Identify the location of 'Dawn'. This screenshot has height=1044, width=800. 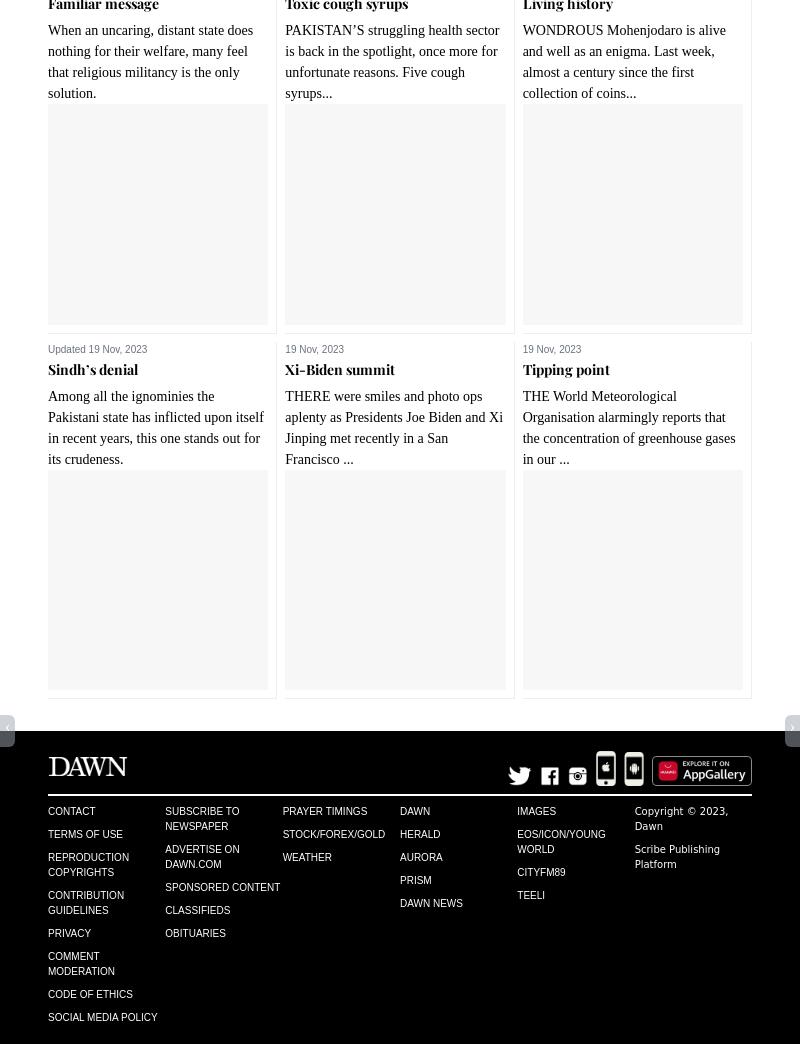
(414, 809).